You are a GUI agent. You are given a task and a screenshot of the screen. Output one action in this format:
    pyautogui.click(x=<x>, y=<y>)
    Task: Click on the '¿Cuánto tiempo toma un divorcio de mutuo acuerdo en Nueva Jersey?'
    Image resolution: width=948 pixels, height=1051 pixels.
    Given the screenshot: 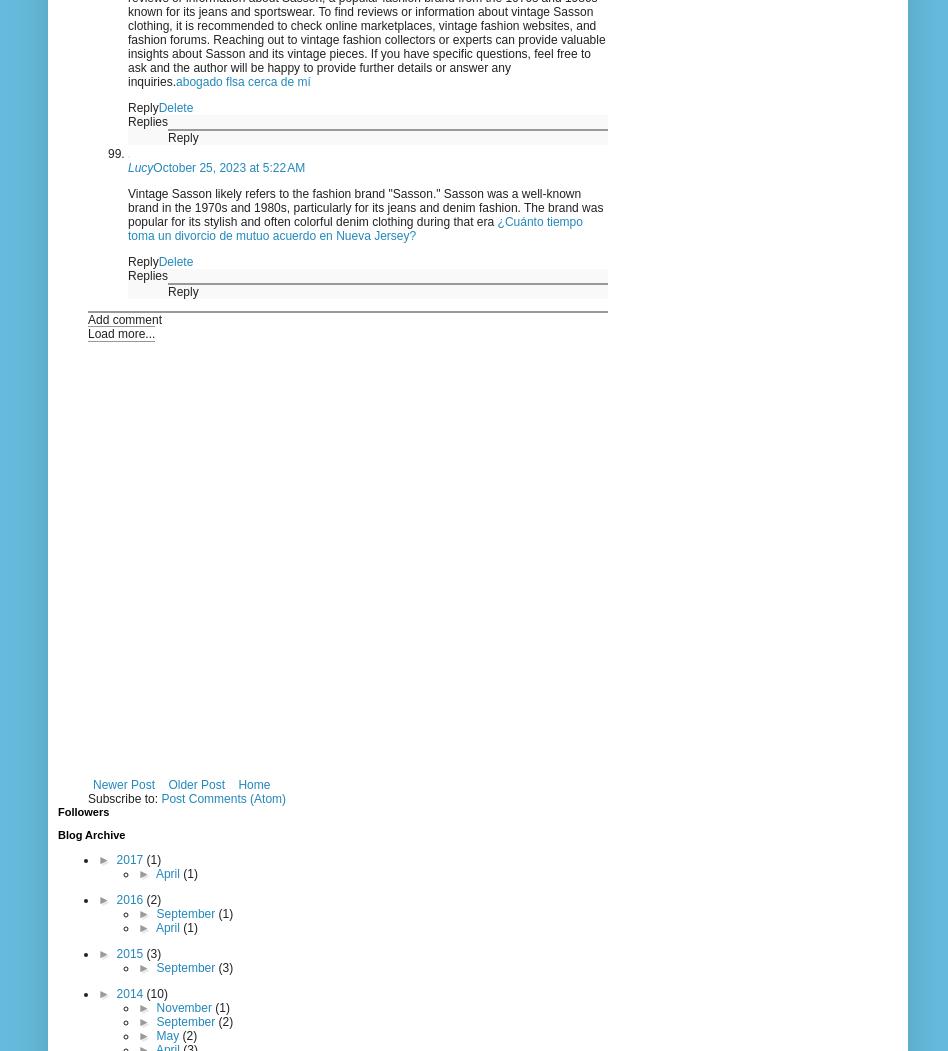 What is the action you would take?
    pyautogui.click(x=355, y=228)
    